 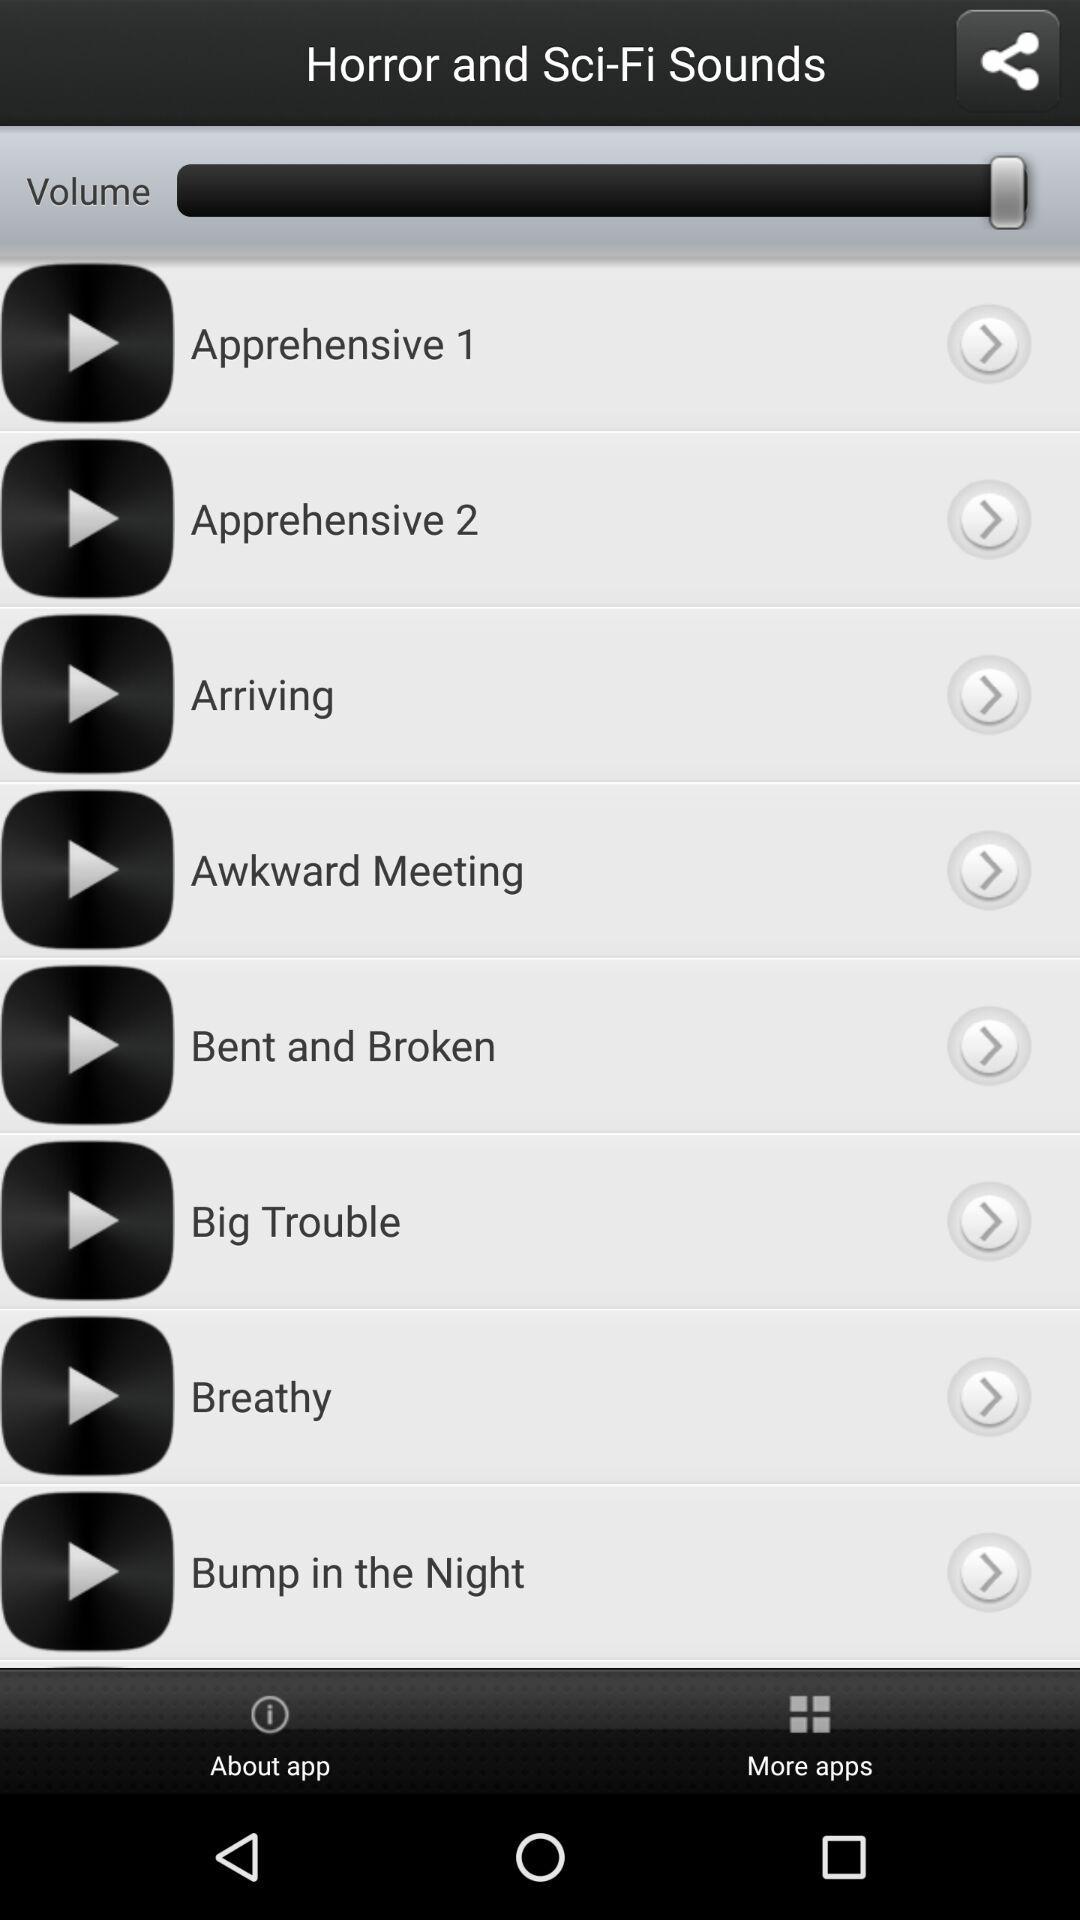 I want to click on option, so click(x=987, y=694).